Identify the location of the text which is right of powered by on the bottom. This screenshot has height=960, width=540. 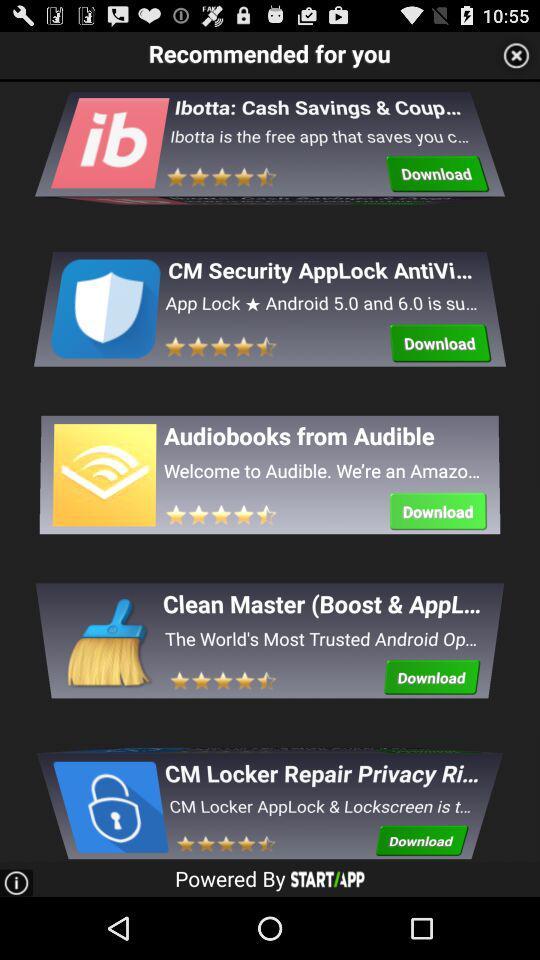
(327, 878).